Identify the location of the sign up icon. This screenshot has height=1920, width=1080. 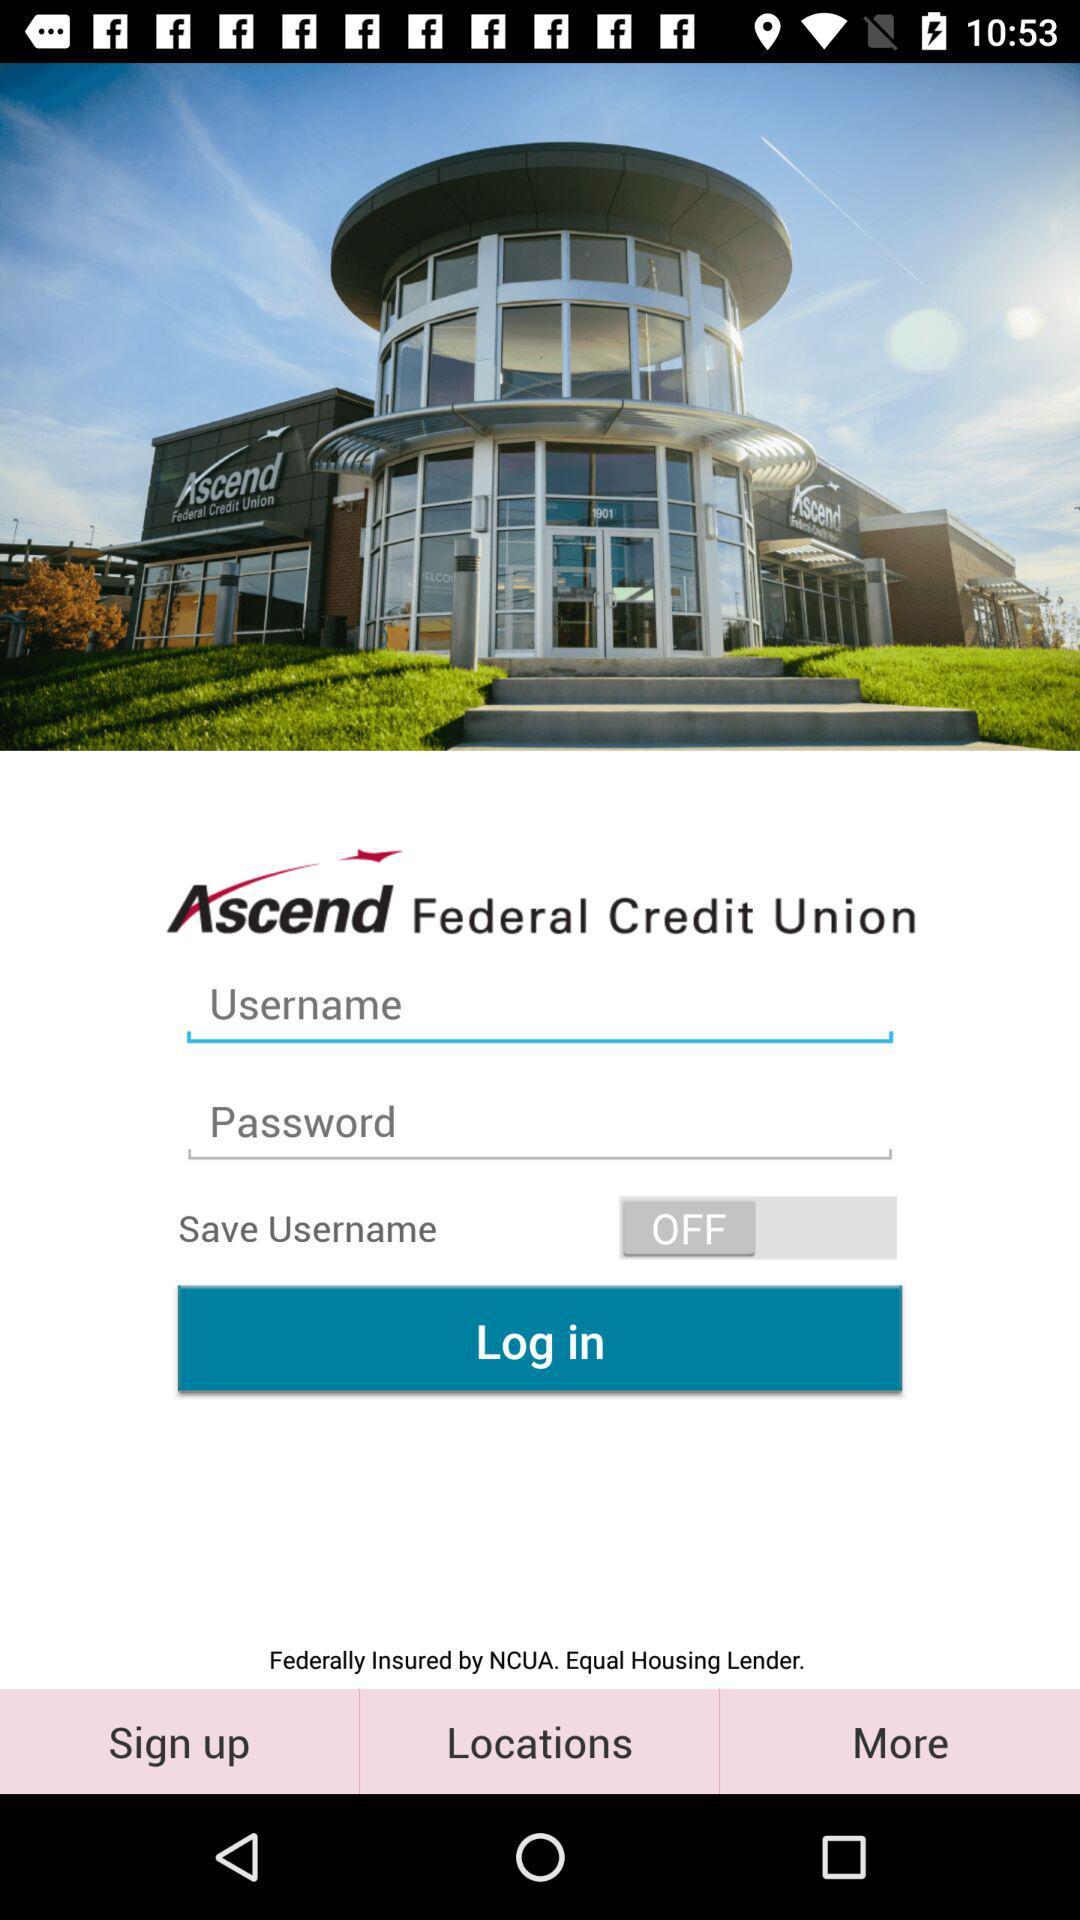
(178, 1740).